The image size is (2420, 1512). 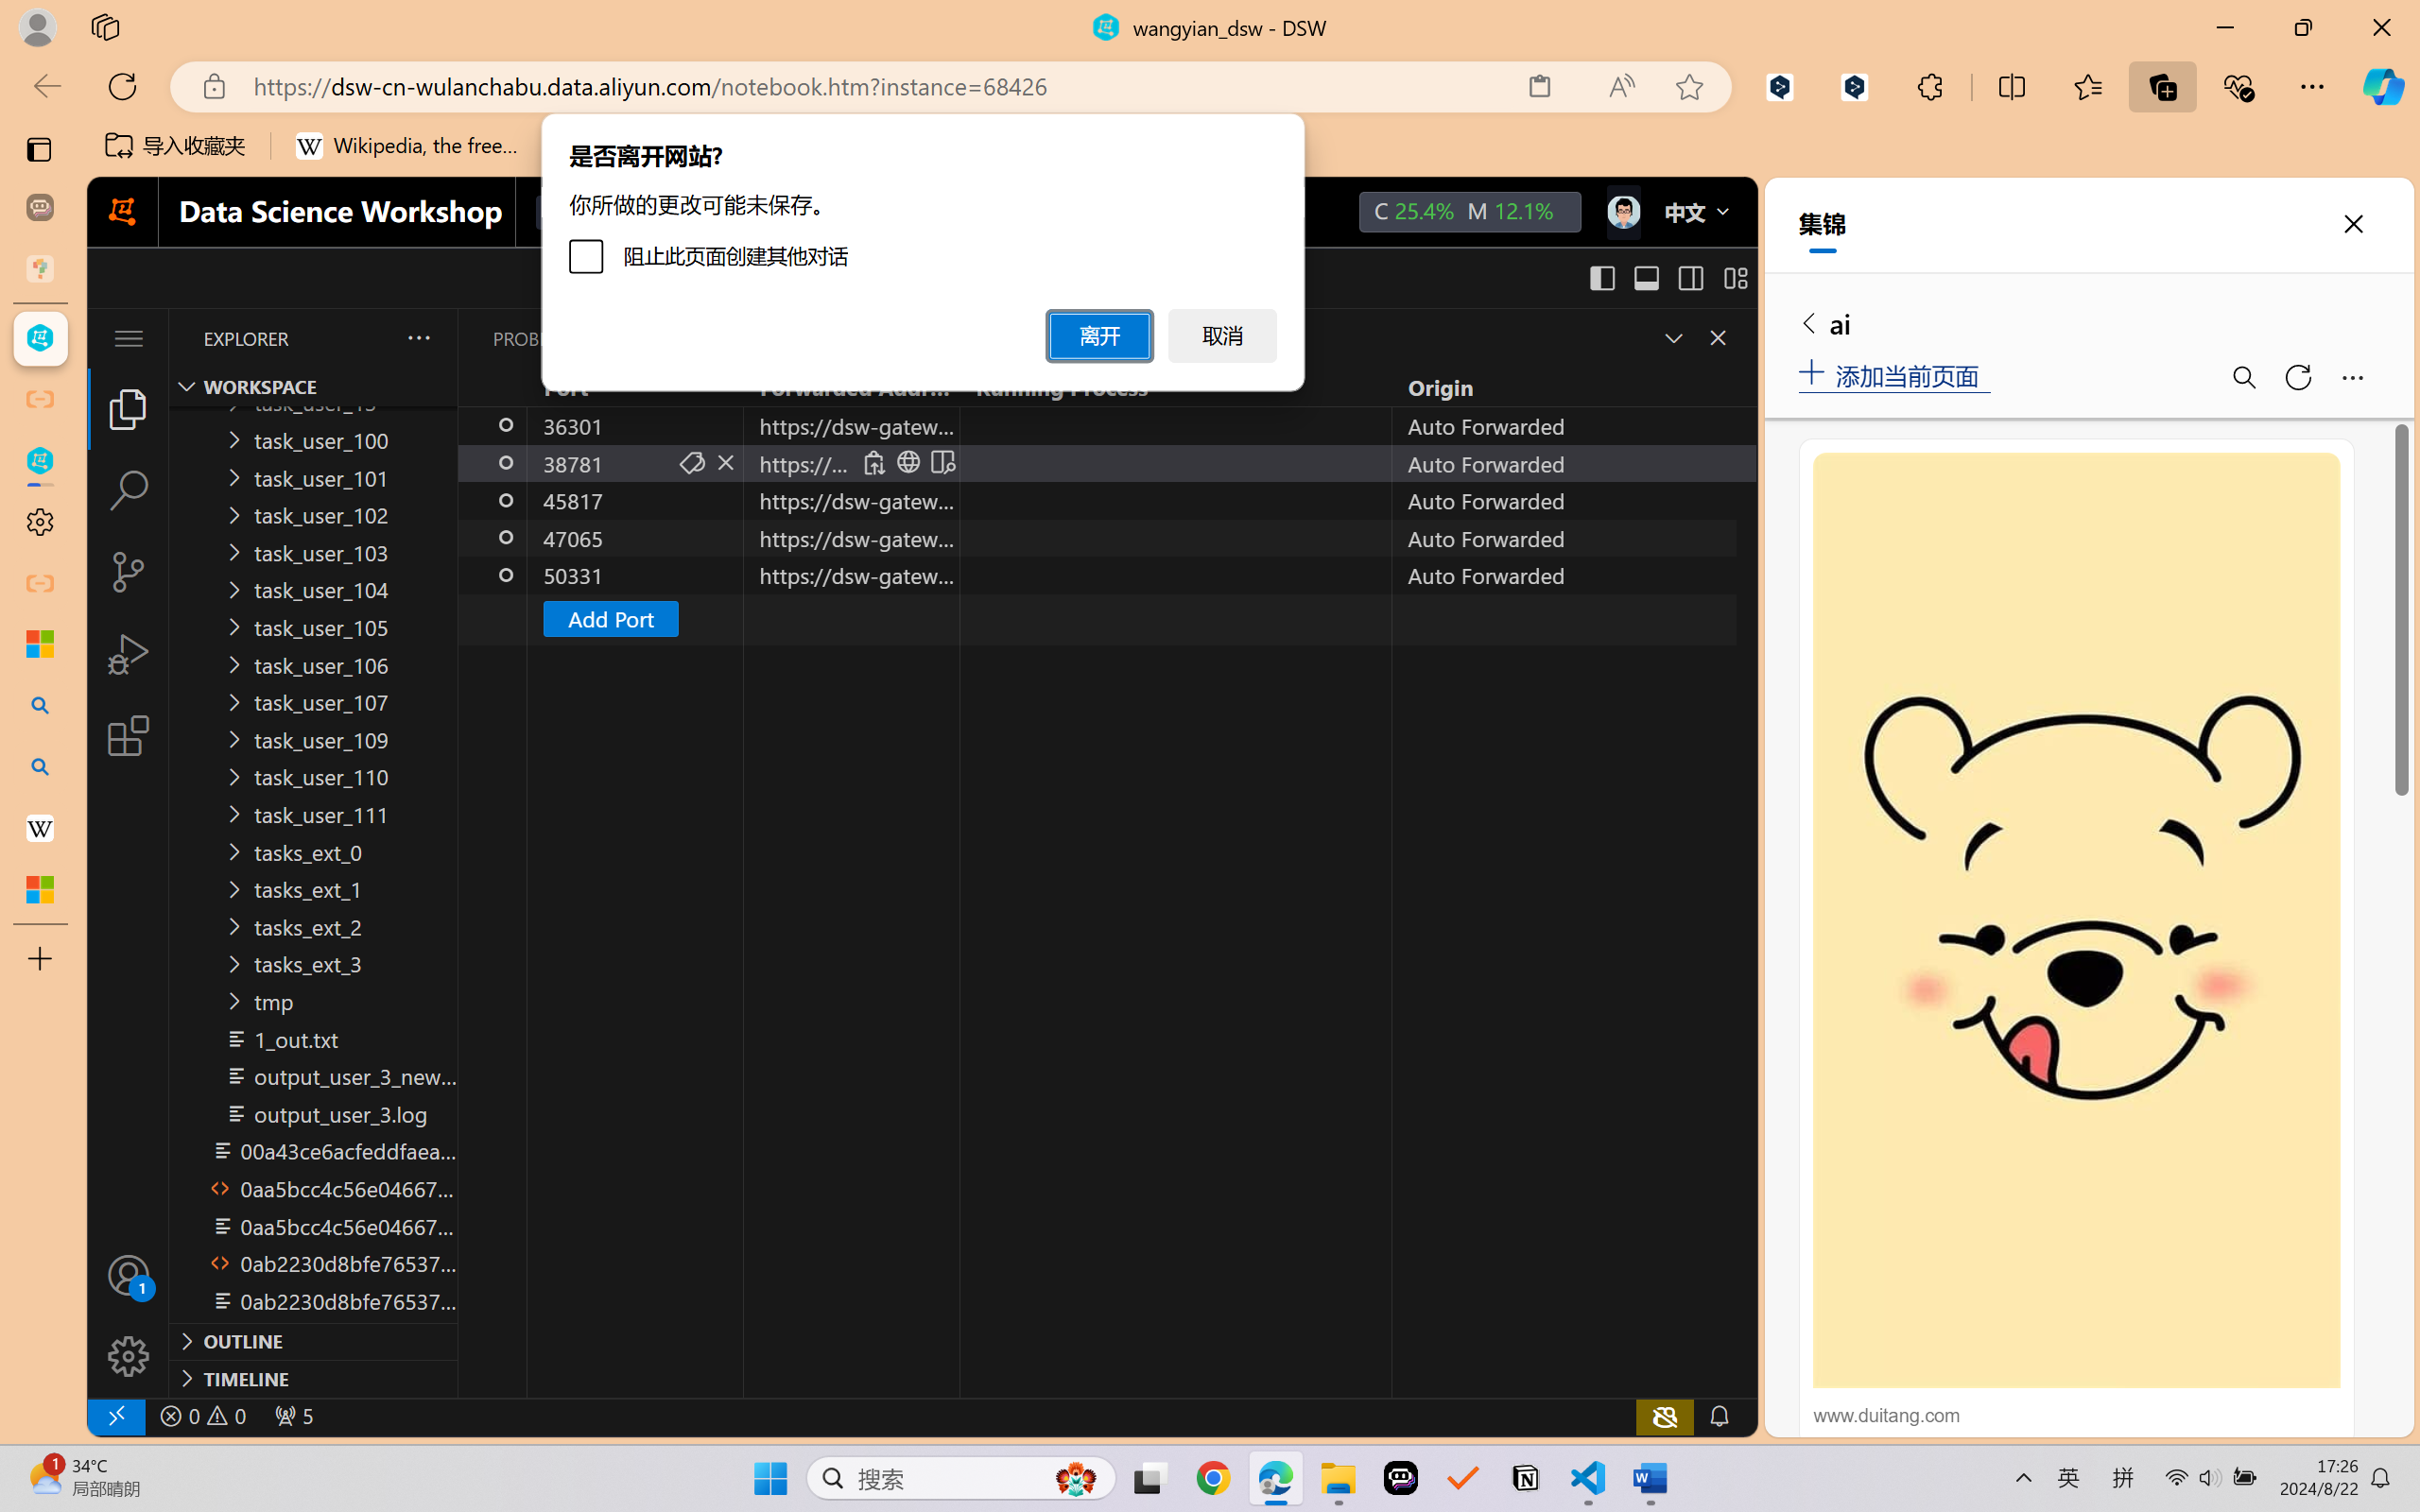 I want to click on 'Customize Layout...', so click(x=1734, y=277).